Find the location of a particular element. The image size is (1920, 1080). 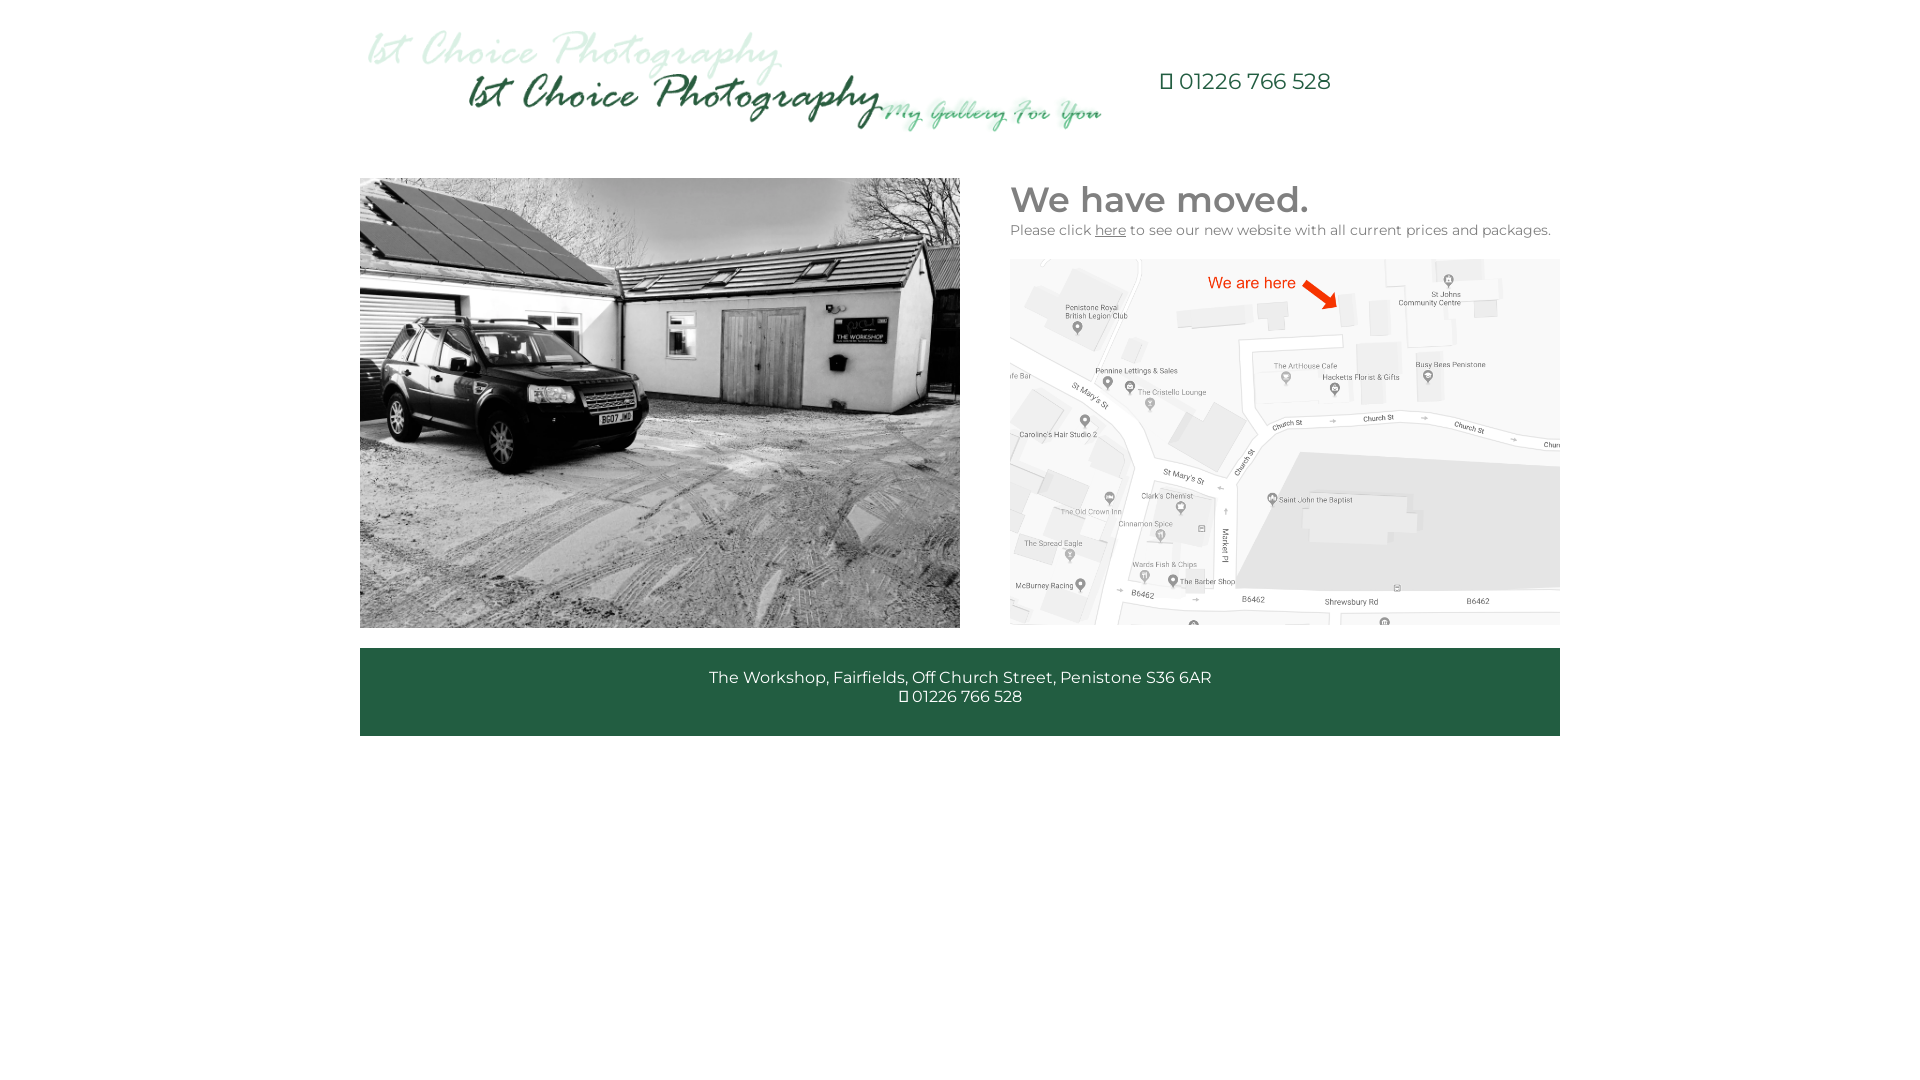

'here' is located at coordinates (1109, 229).